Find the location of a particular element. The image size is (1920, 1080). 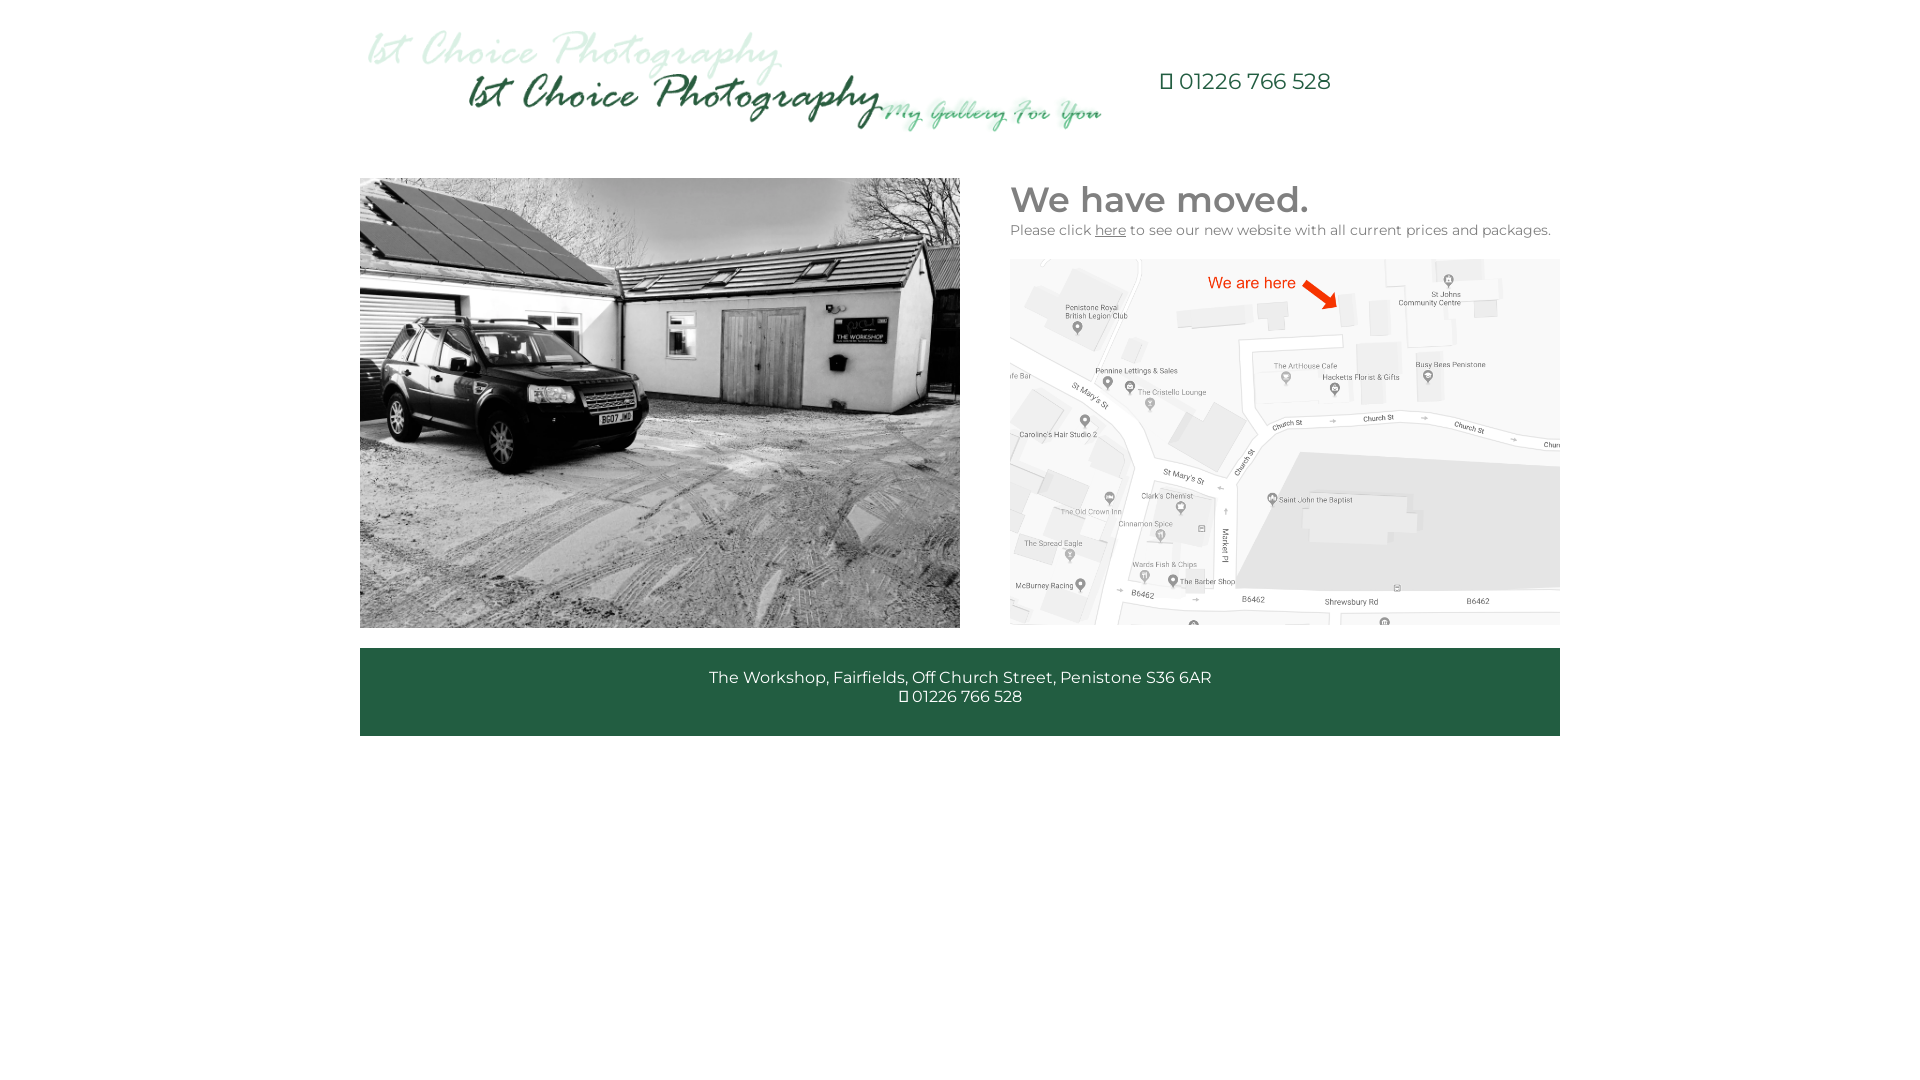

'here' is located at coordinates (1109, 229).